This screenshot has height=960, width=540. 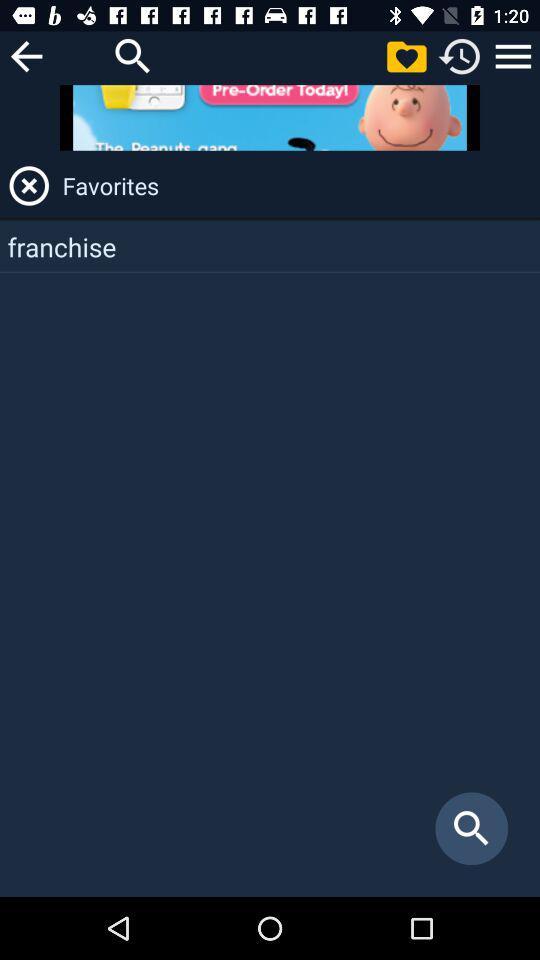 I want to click on the menu icon, so click(x=513, y=55).